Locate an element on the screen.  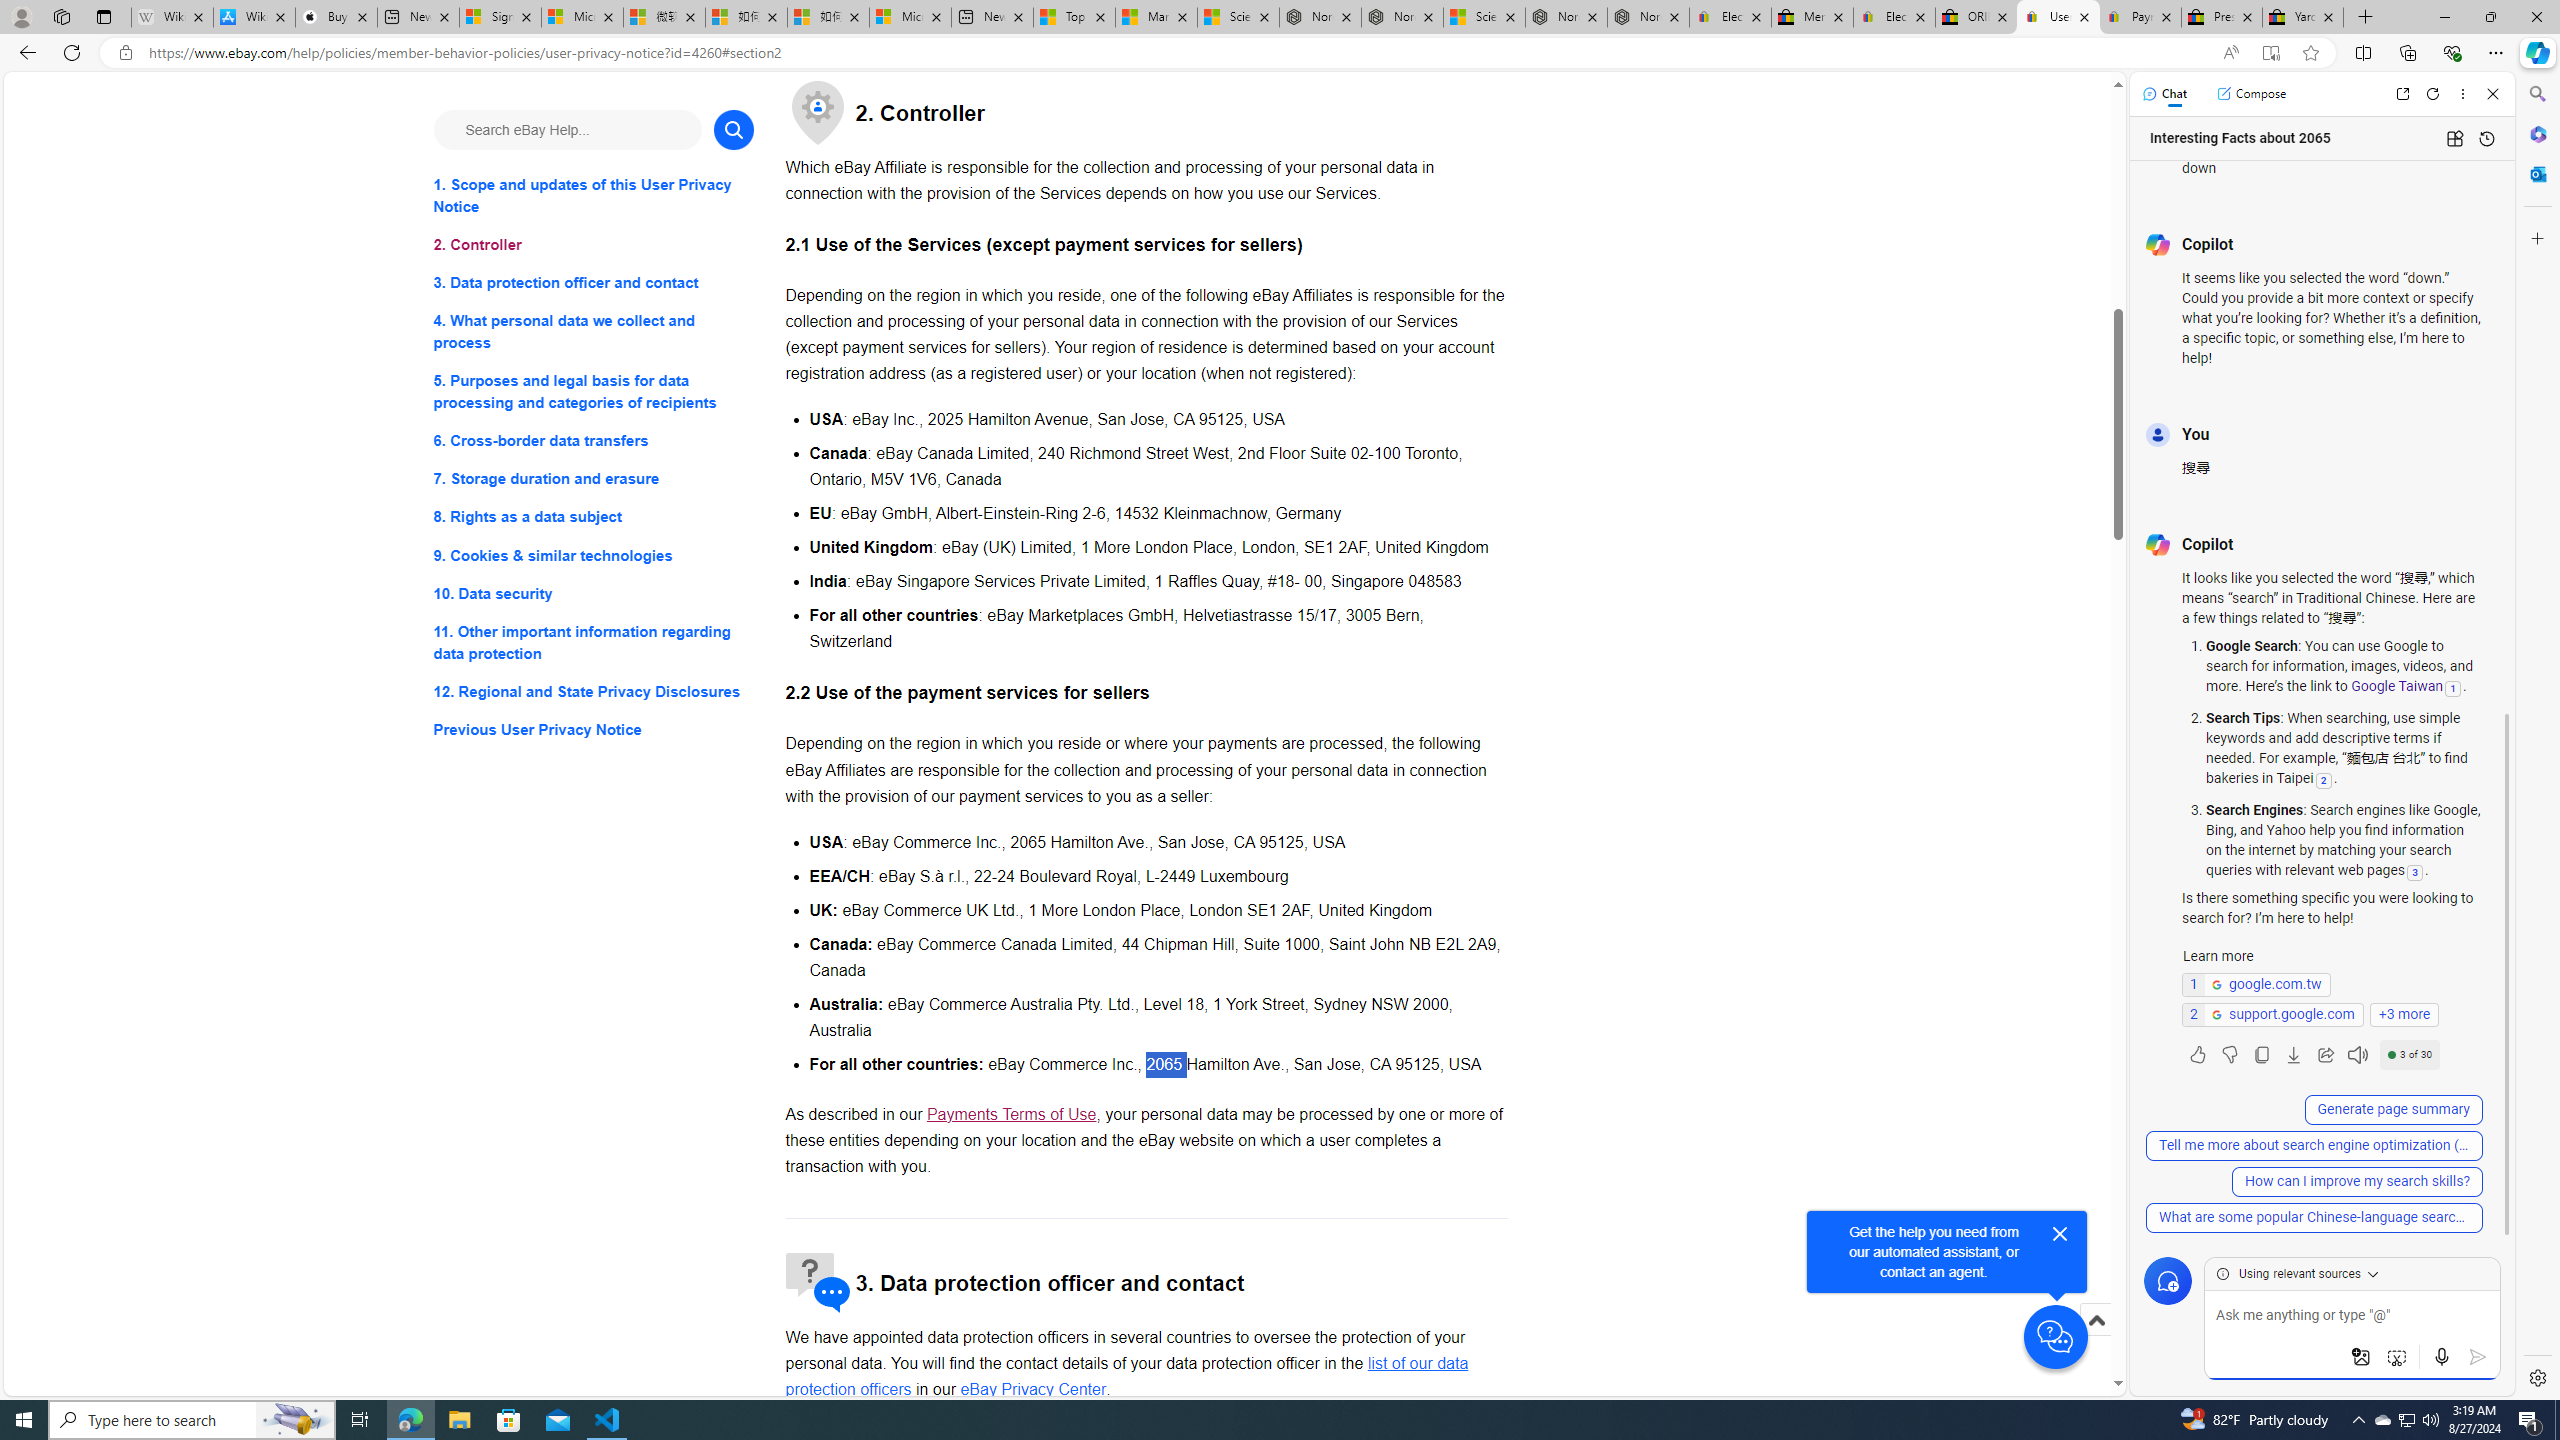
'Side bar' is located at coordinates (2537, 735).